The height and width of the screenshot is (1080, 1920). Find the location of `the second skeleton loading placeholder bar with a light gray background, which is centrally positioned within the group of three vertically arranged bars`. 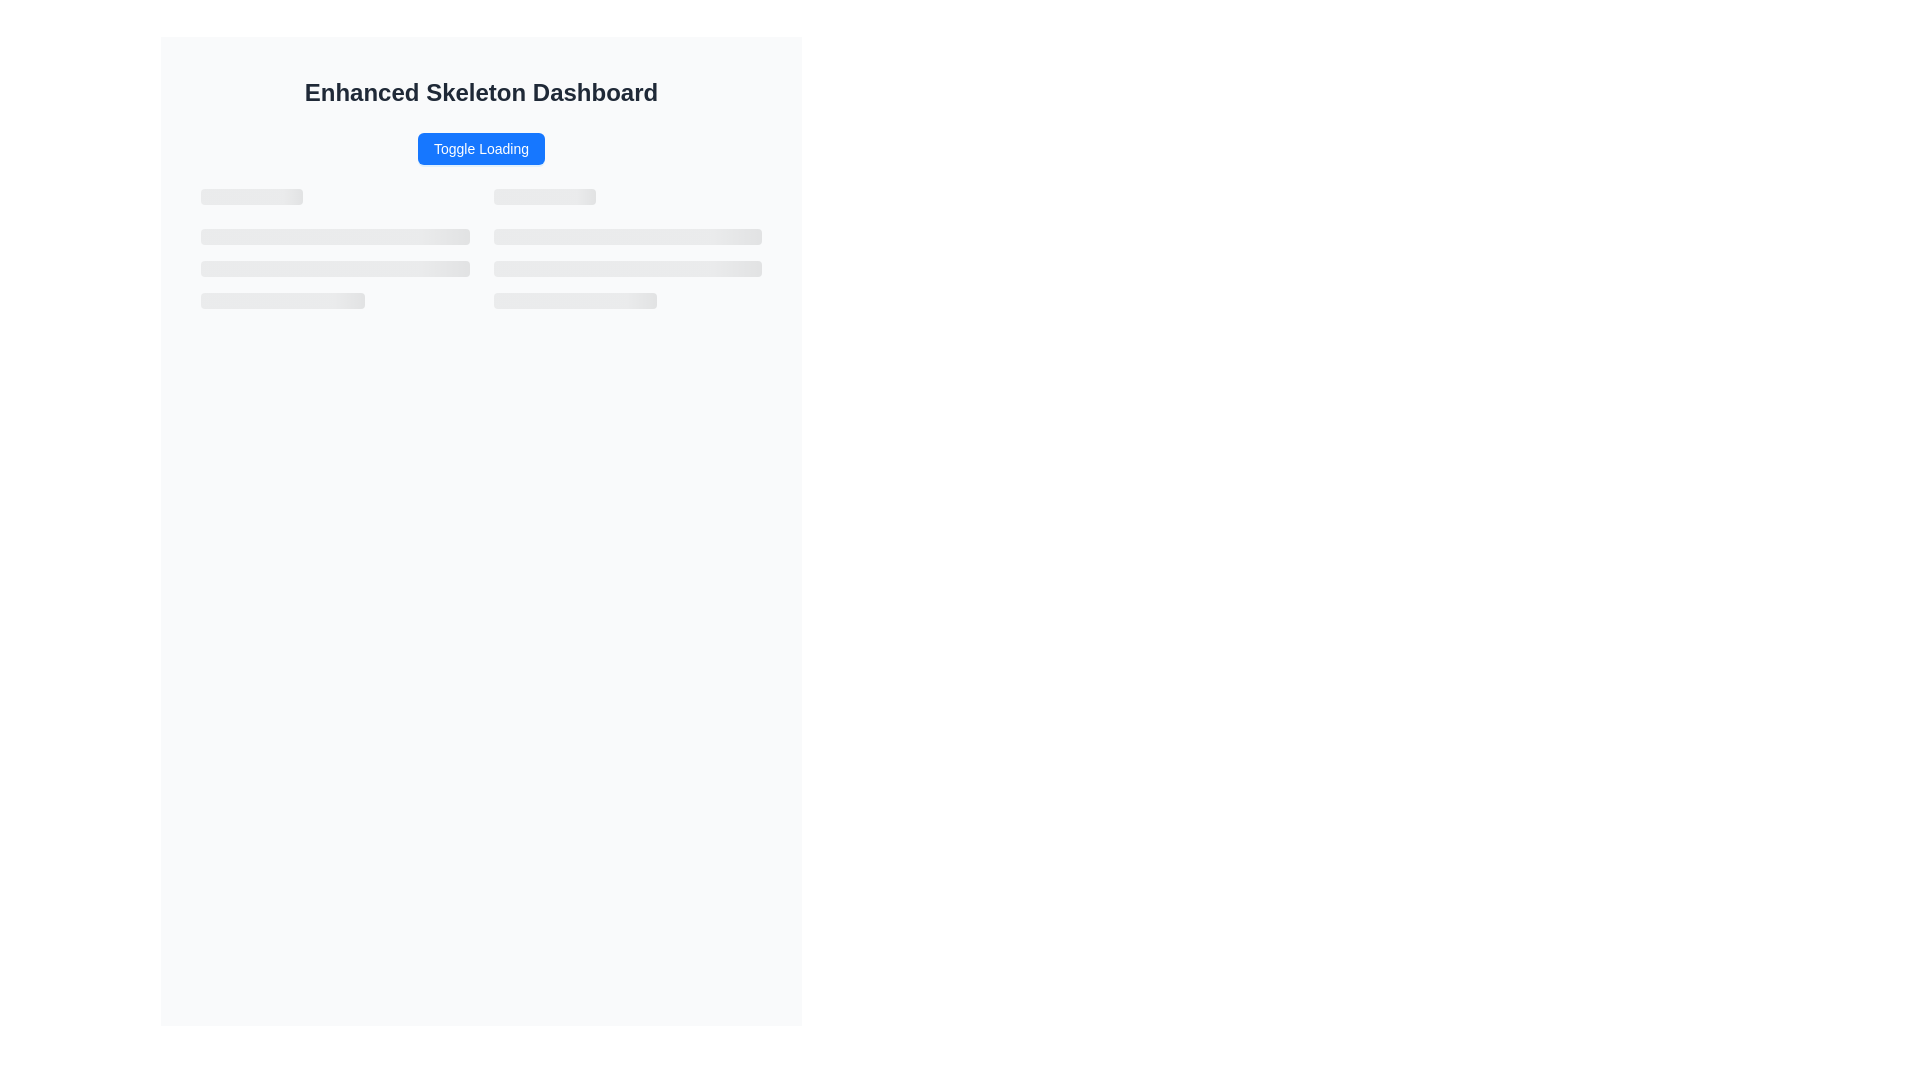

the second skeleton loading placeholder bar with a light gray background, which is centrally positioned within the group of three vertically arranged bars is located at coordinates (335, 268).